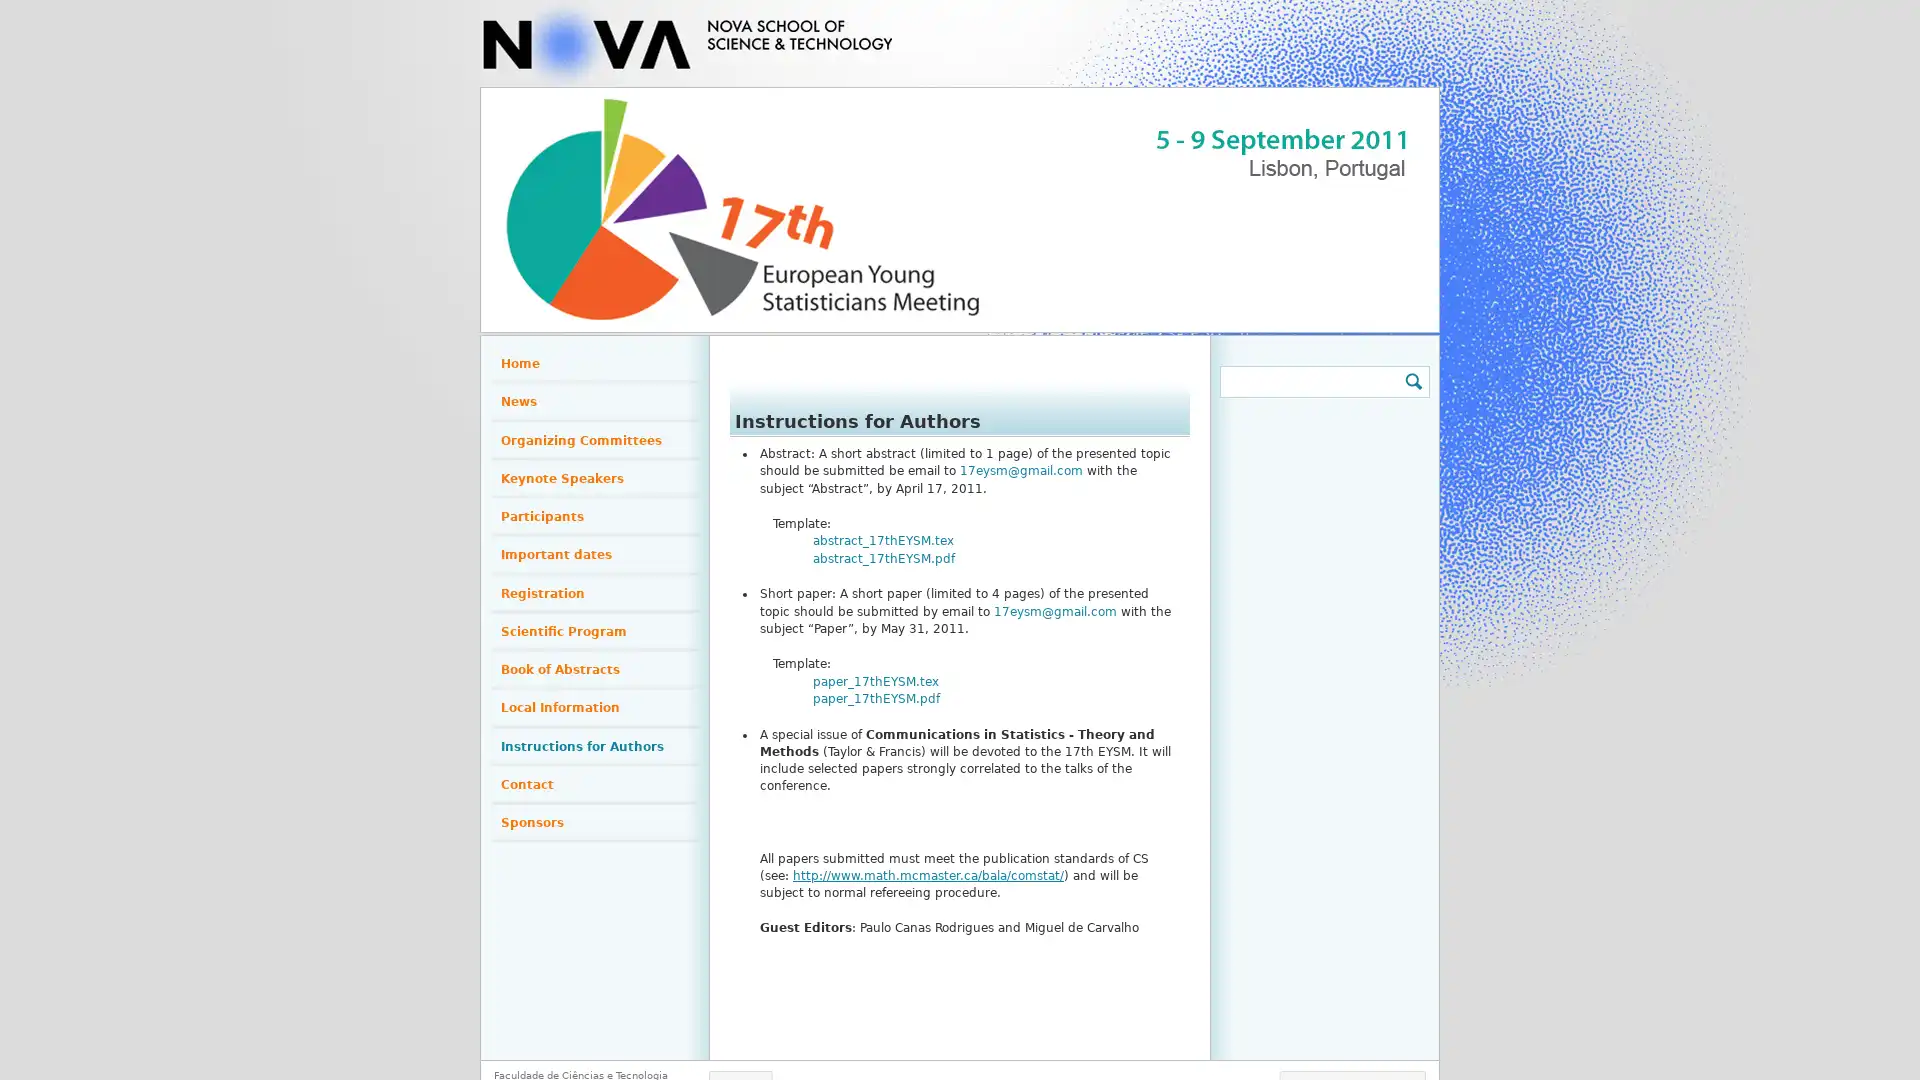 The height and width of the screenshot is (1080, 1920). Describe the element at coordinates (1411, 381) in the screenshot. I see `Search` at that location.